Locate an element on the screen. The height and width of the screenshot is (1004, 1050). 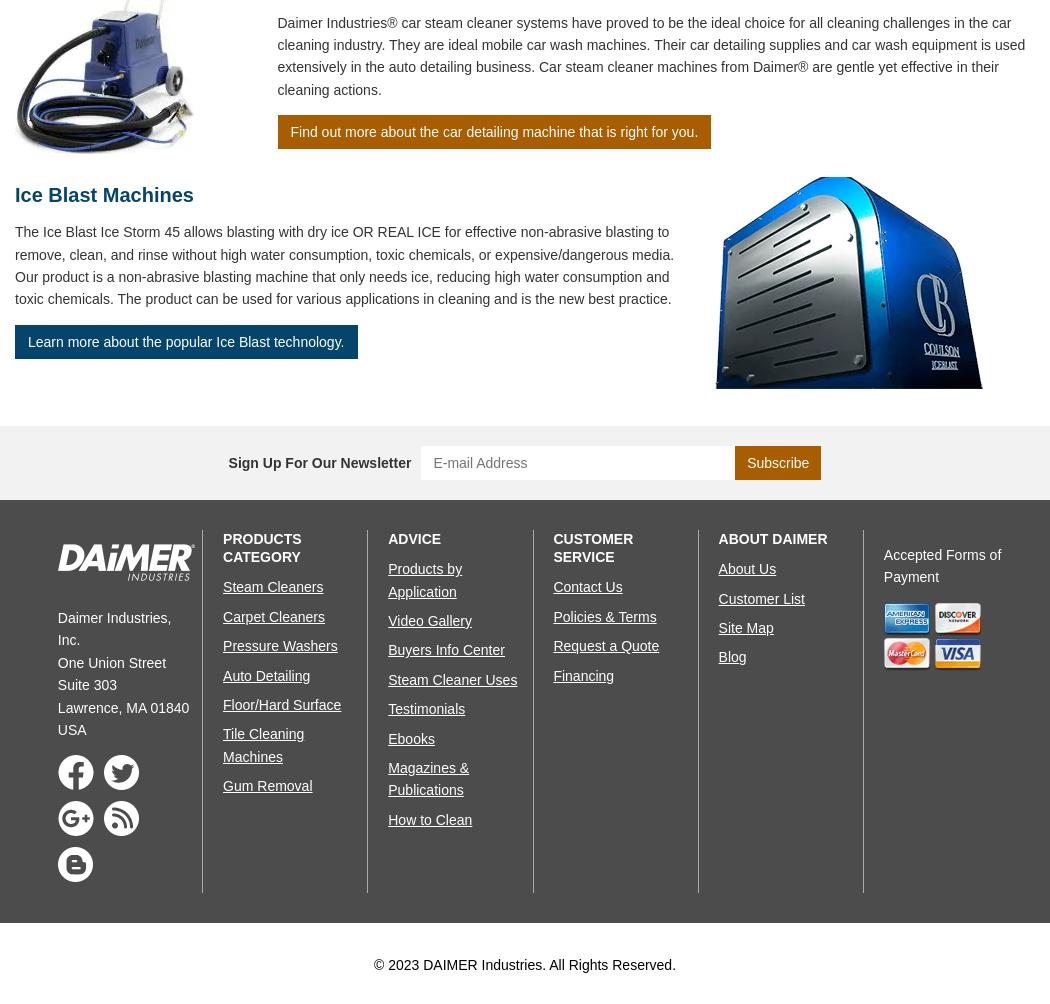
'About Daimer' is located at coordinates (772, 538).